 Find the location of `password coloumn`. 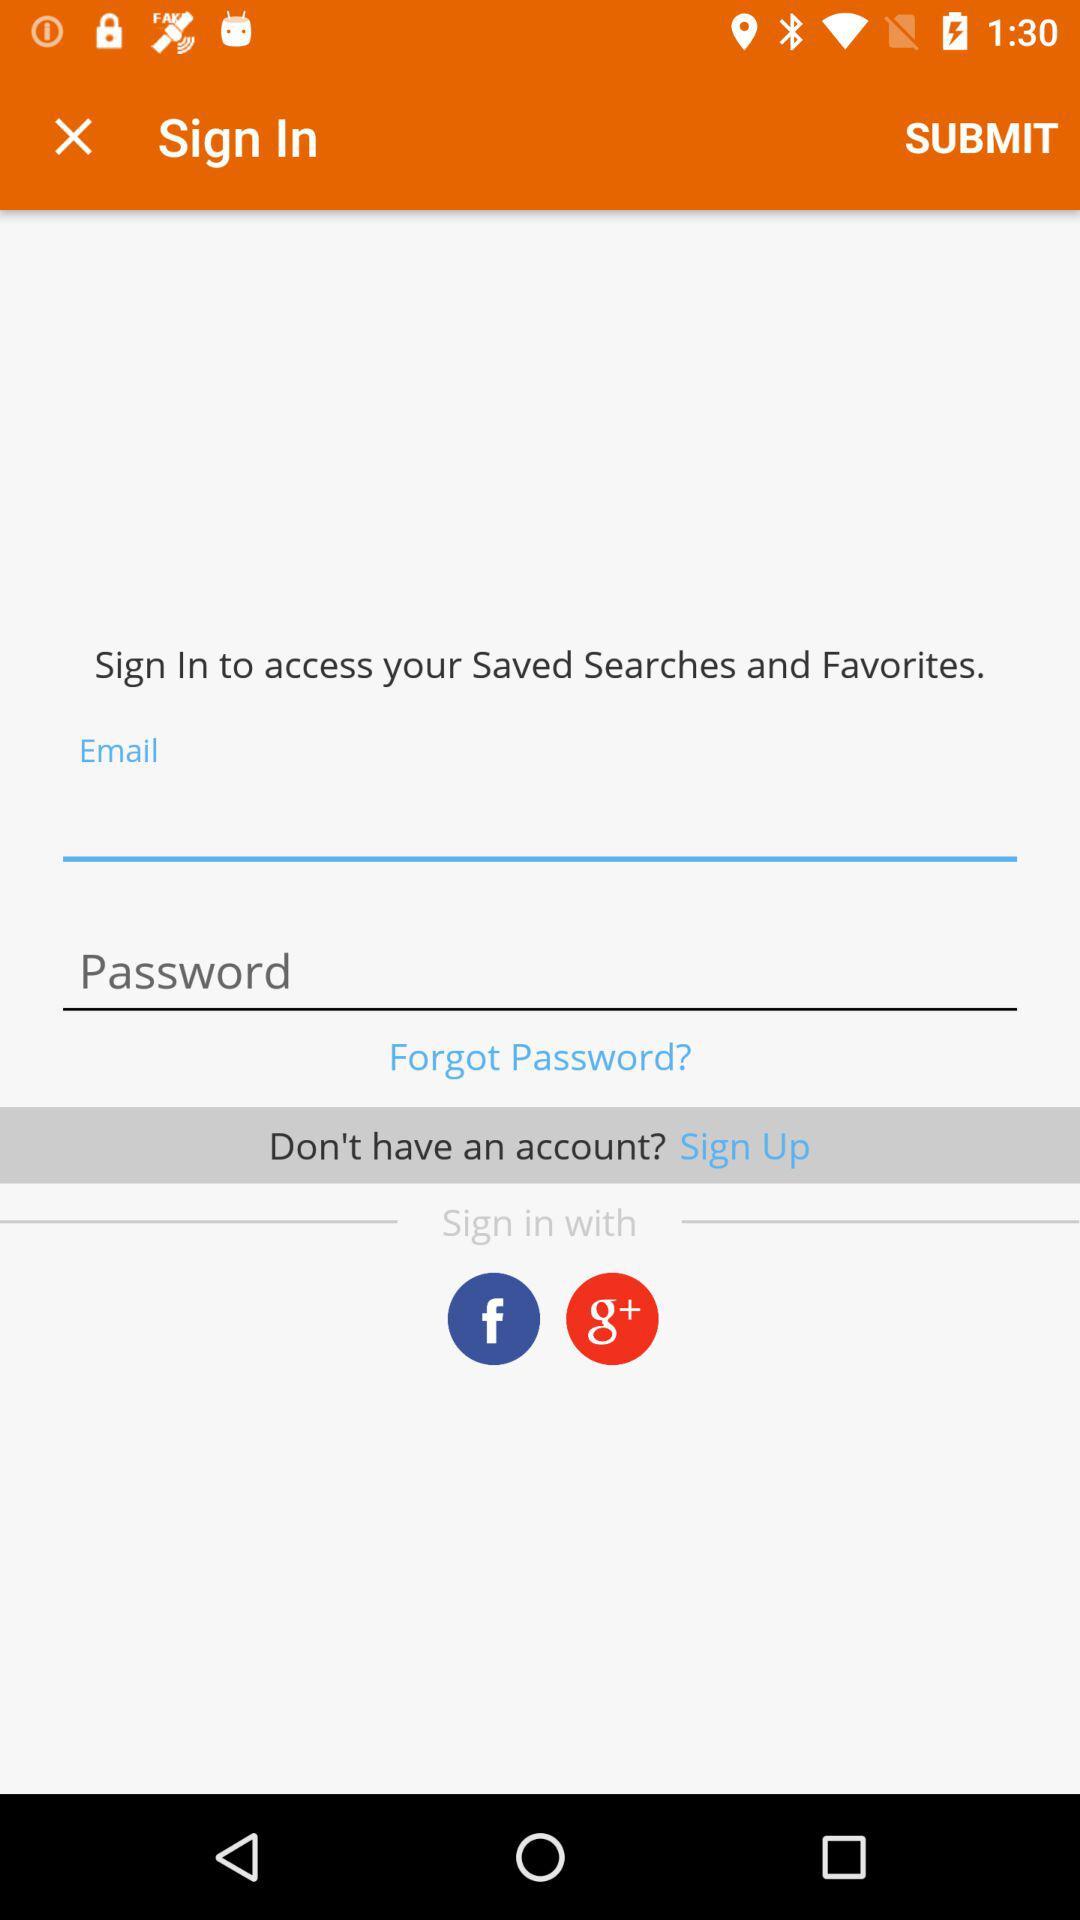

password coloumn is located at coordinates (540, 971).